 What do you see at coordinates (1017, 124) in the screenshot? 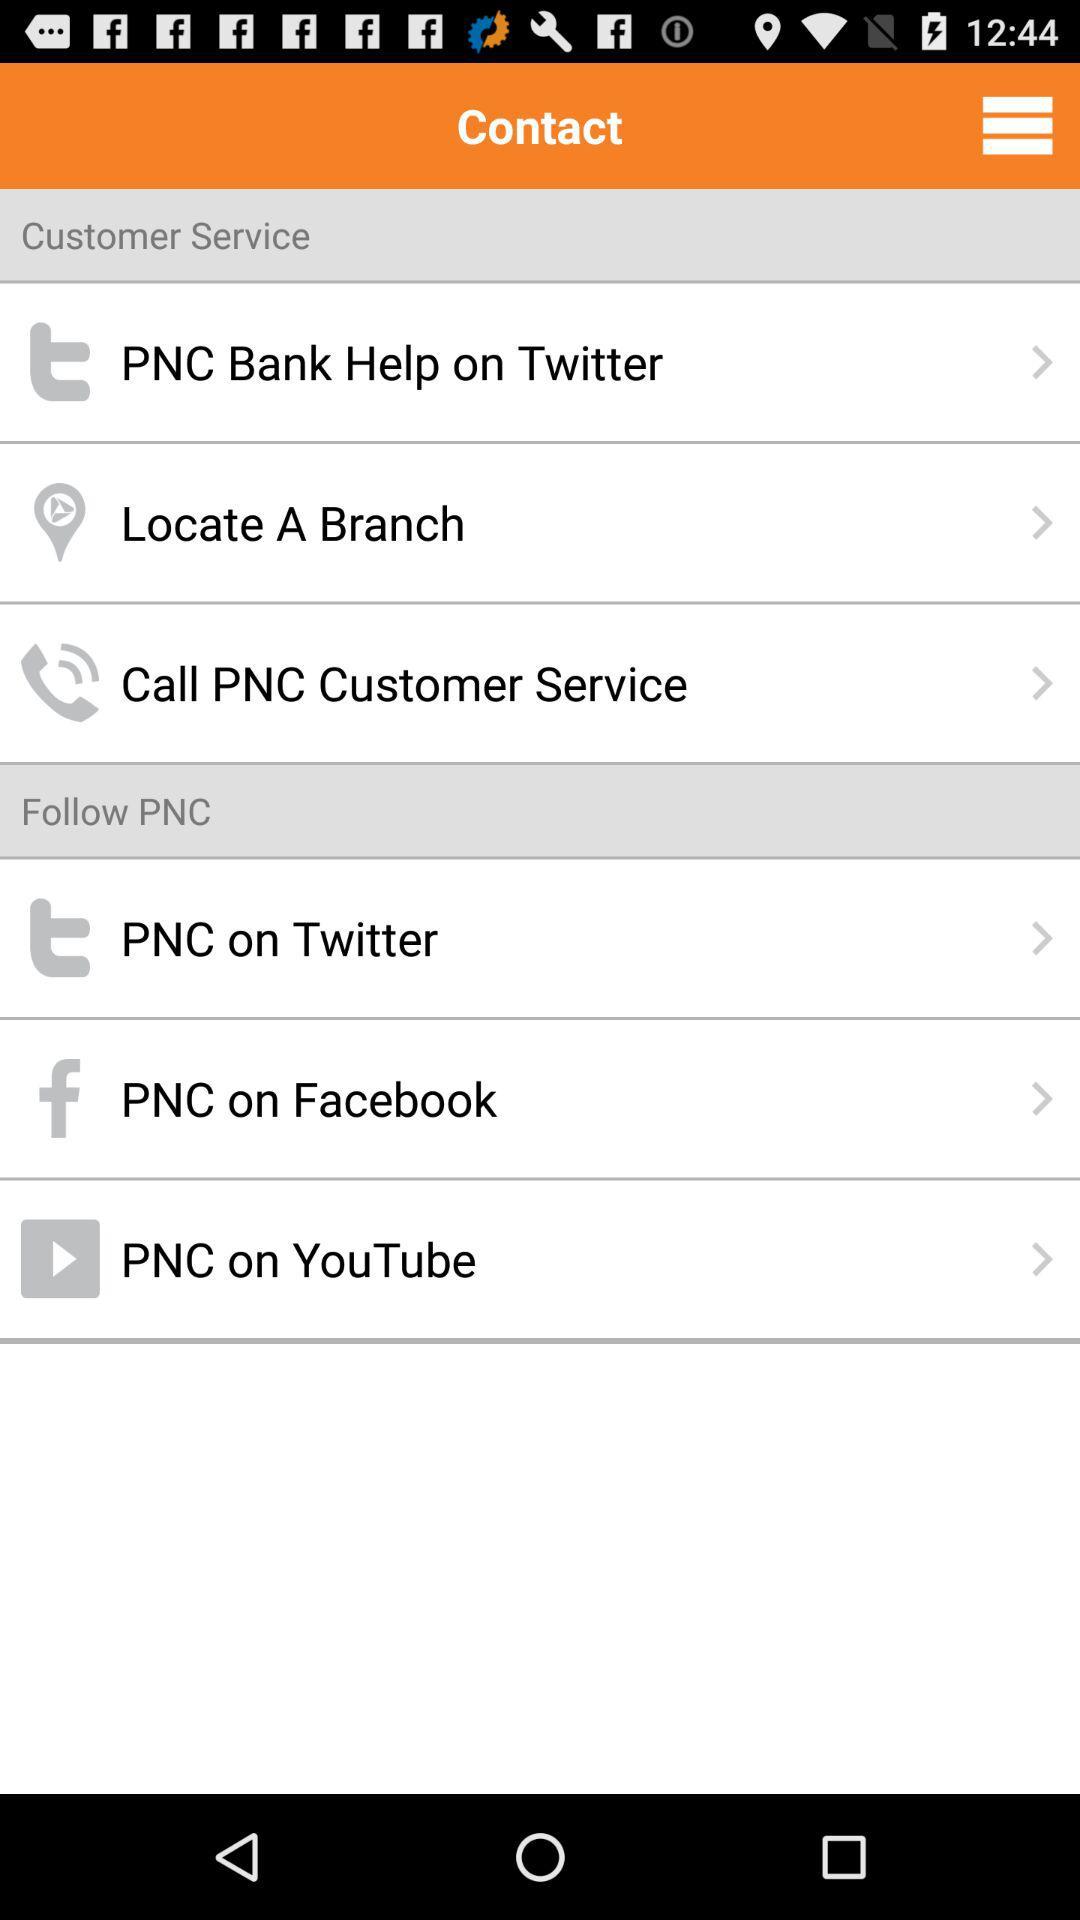
I see `it shows main menu` at bounding box center [1017, 124].